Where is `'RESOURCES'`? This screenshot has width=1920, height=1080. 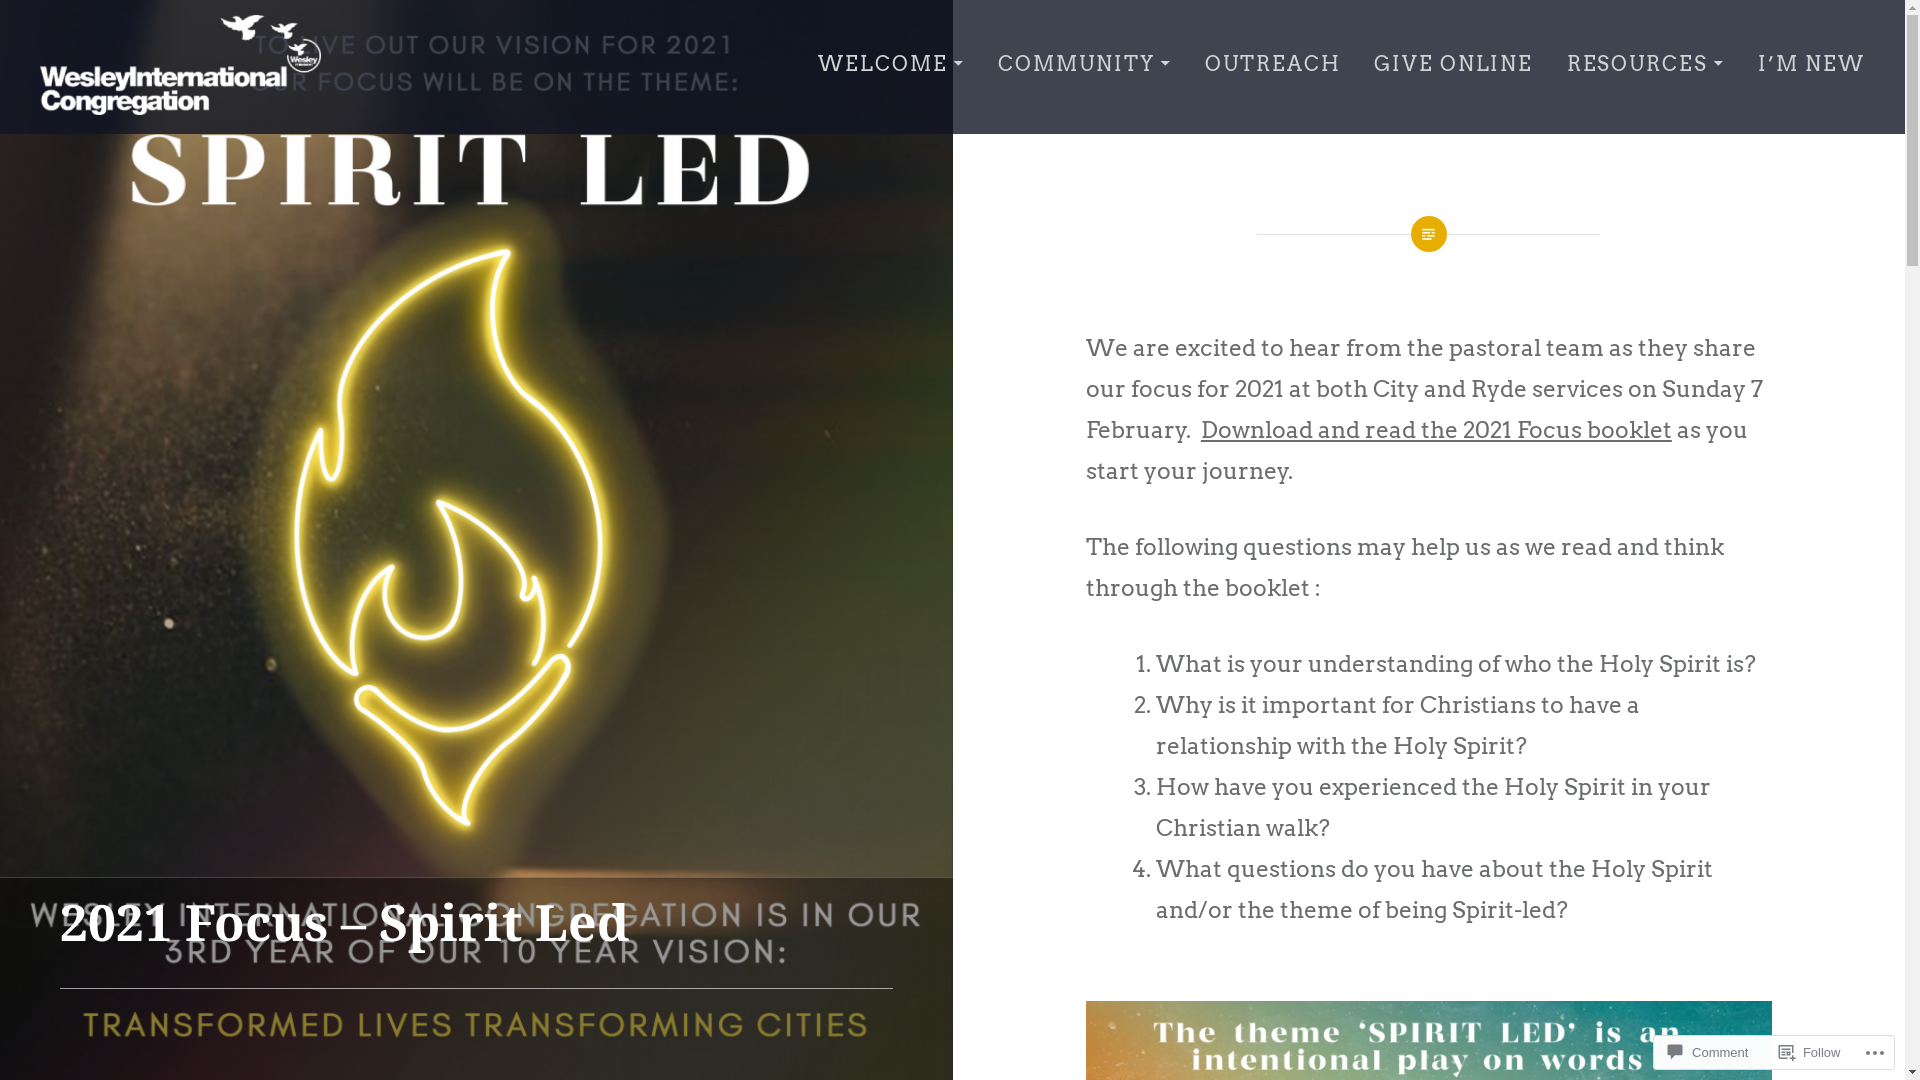 'RESOURCES' is located at coordinates (1565, 64).